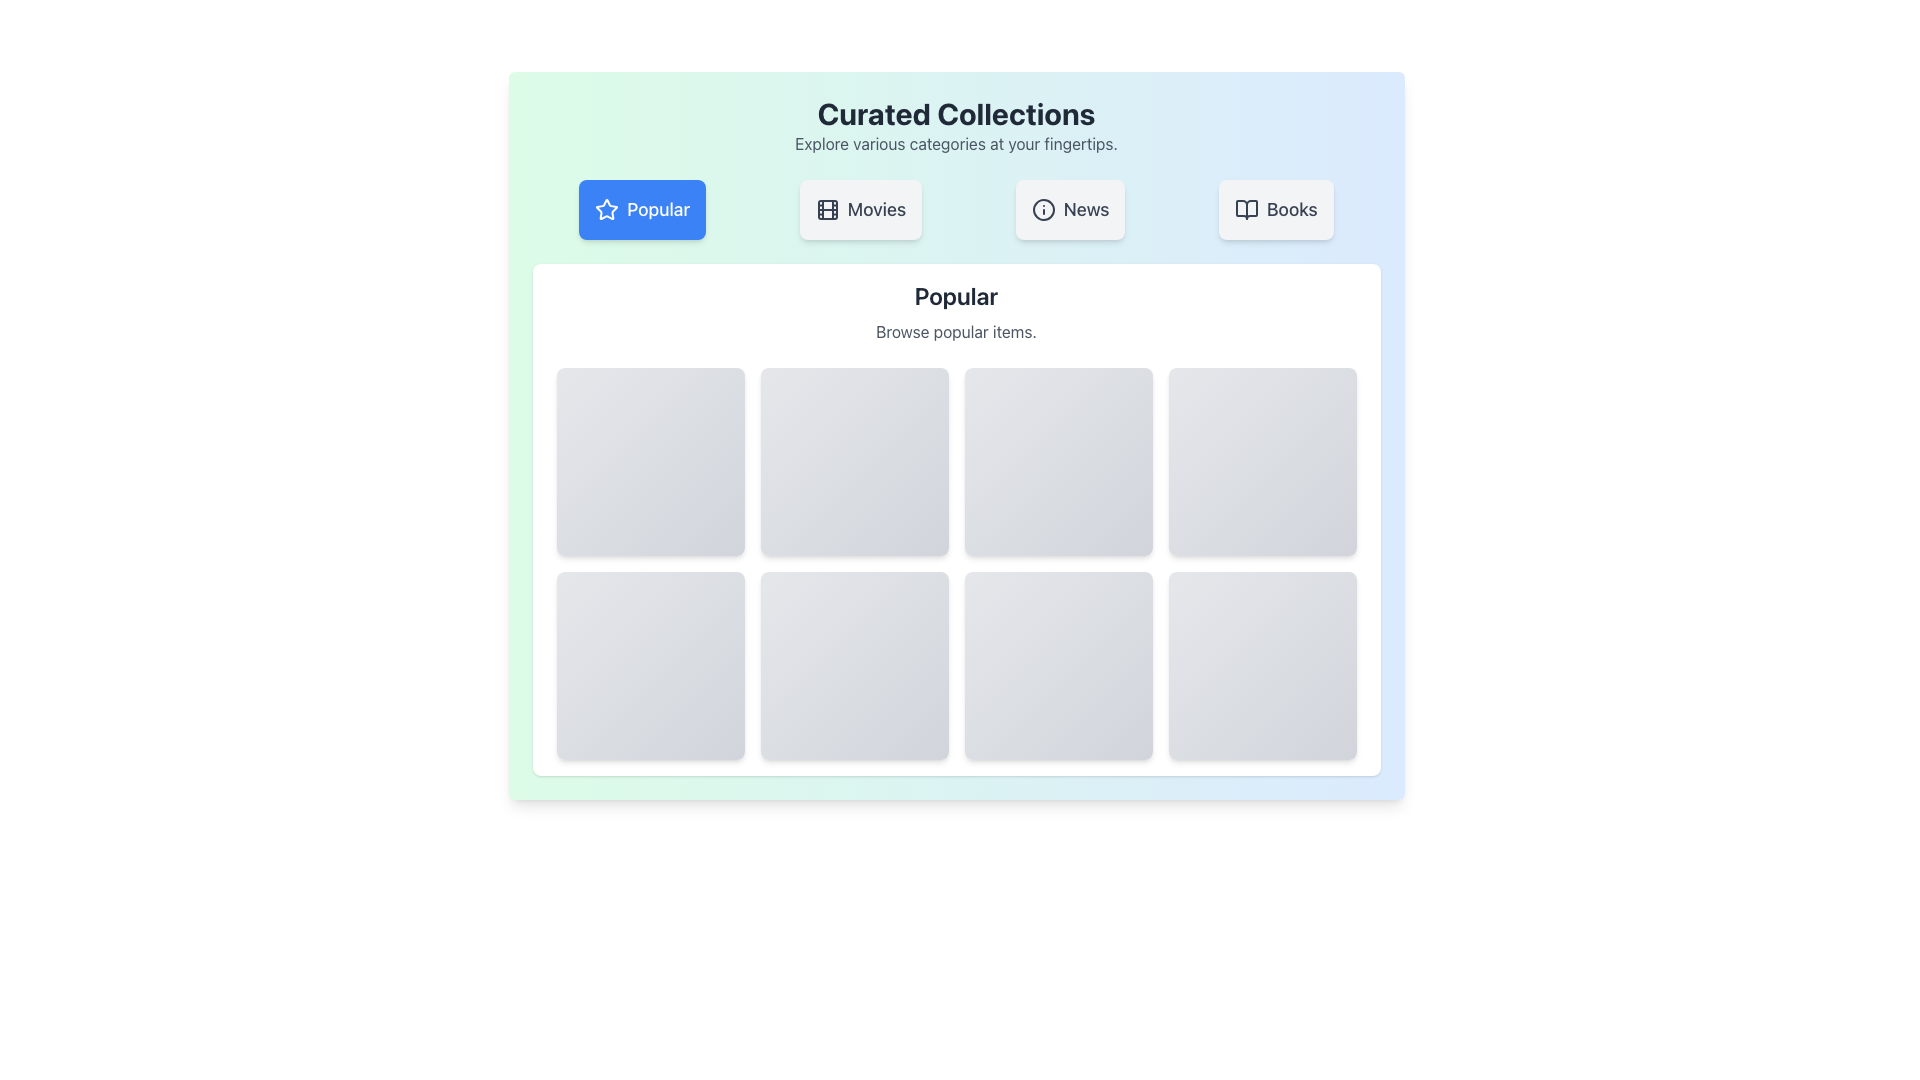 Image resolution: width=1920 pixels, height=1080 pixels. What do you see at coordinates (955, 330) in the screenshot?
I see `the text label that contains 'Browse popular items.' which is positioned beneath the bold header 'Popular'` at bounding box center [955, 330].